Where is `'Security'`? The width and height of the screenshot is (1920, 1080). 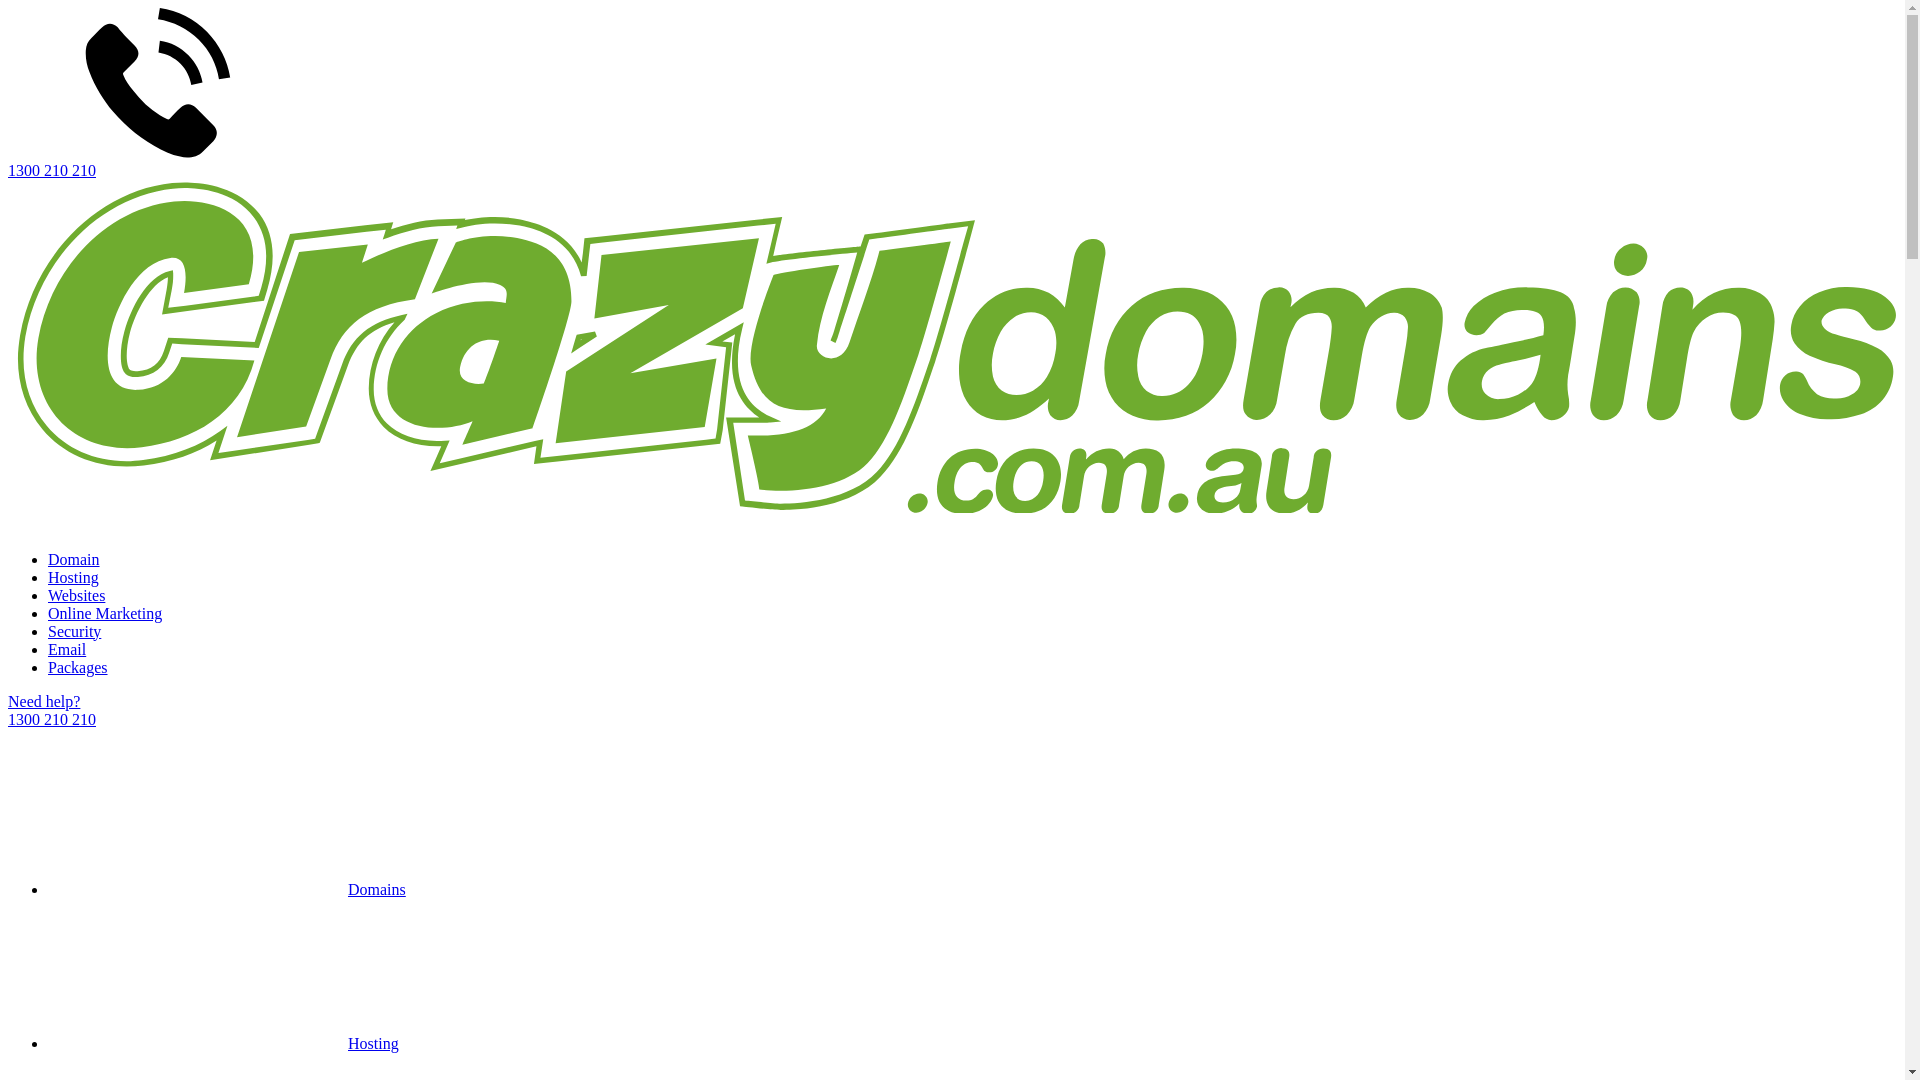 'Security' is located at coordinates (74, 631).